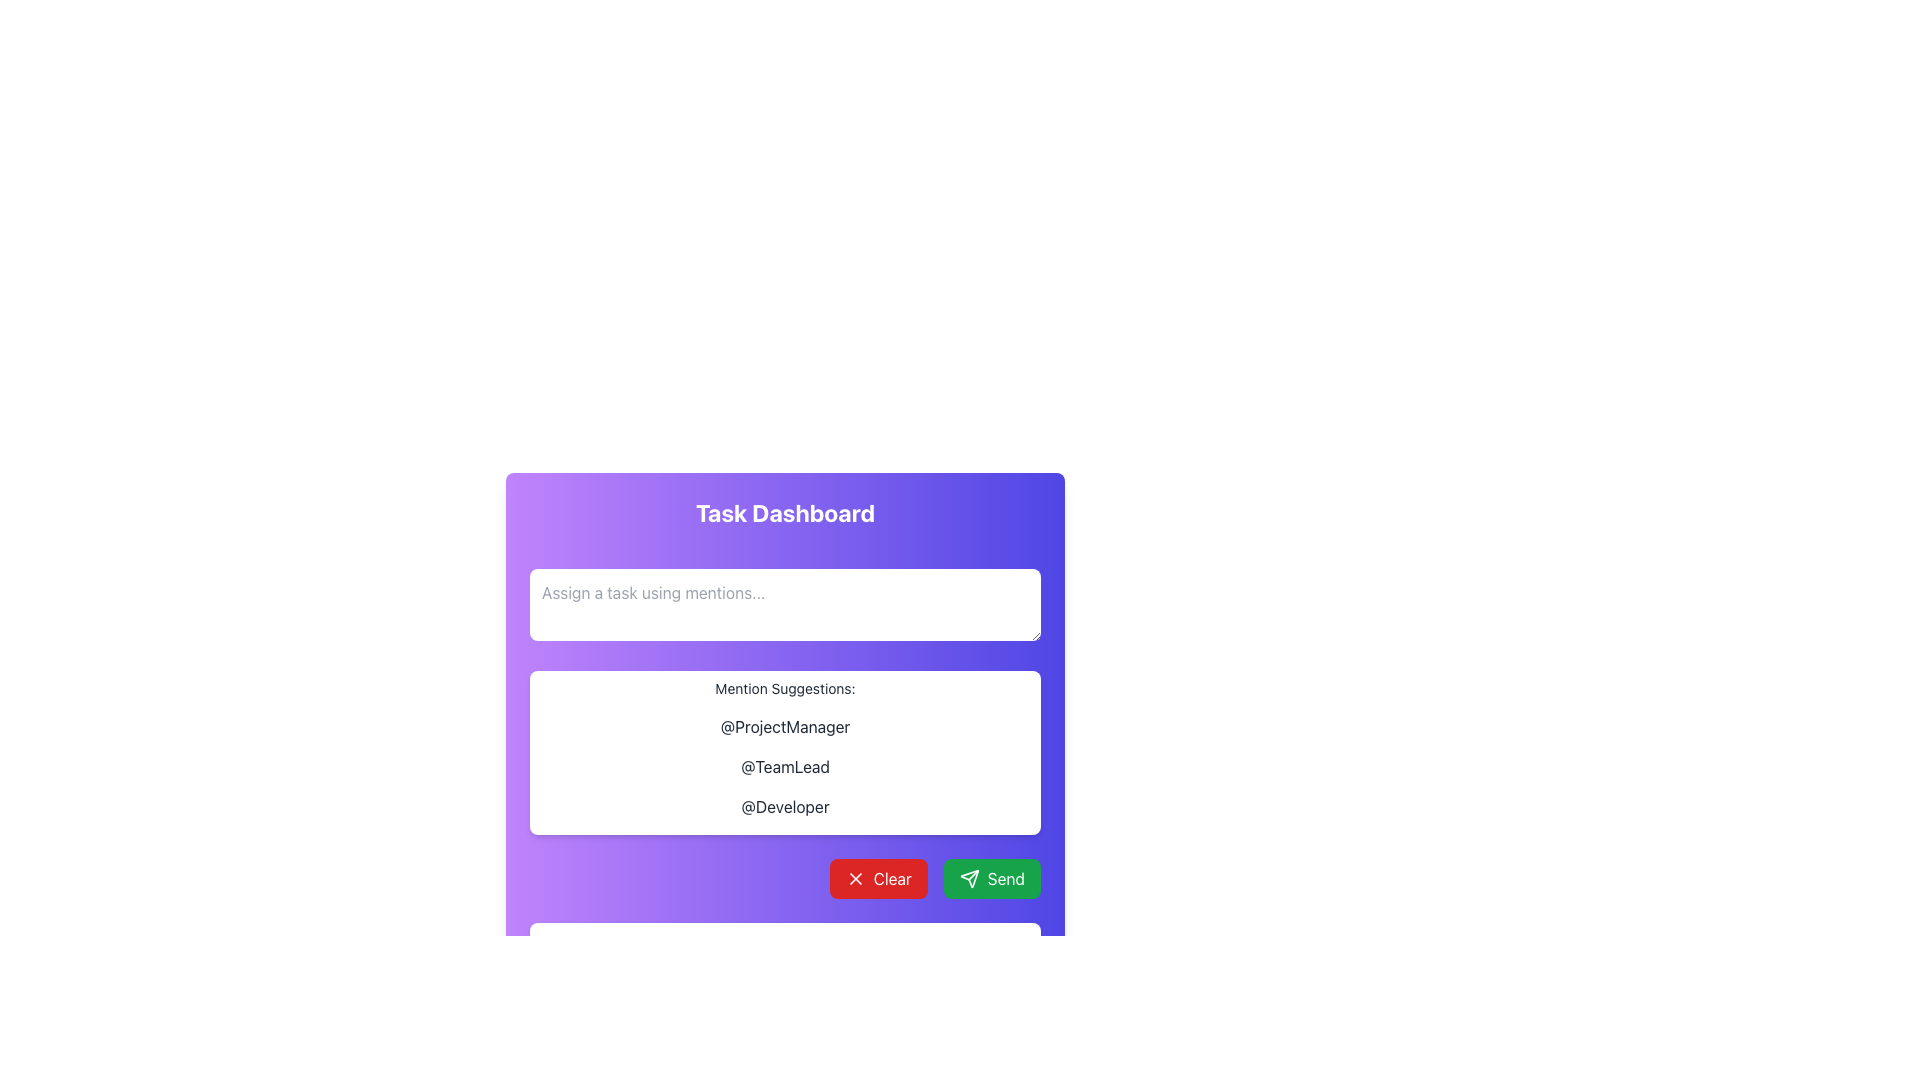 This screenshot has height=1080, width=1920. I want to click on the list item option displaying '@TeamLead' in the mention suggestions dropdown, so click(784, 766).